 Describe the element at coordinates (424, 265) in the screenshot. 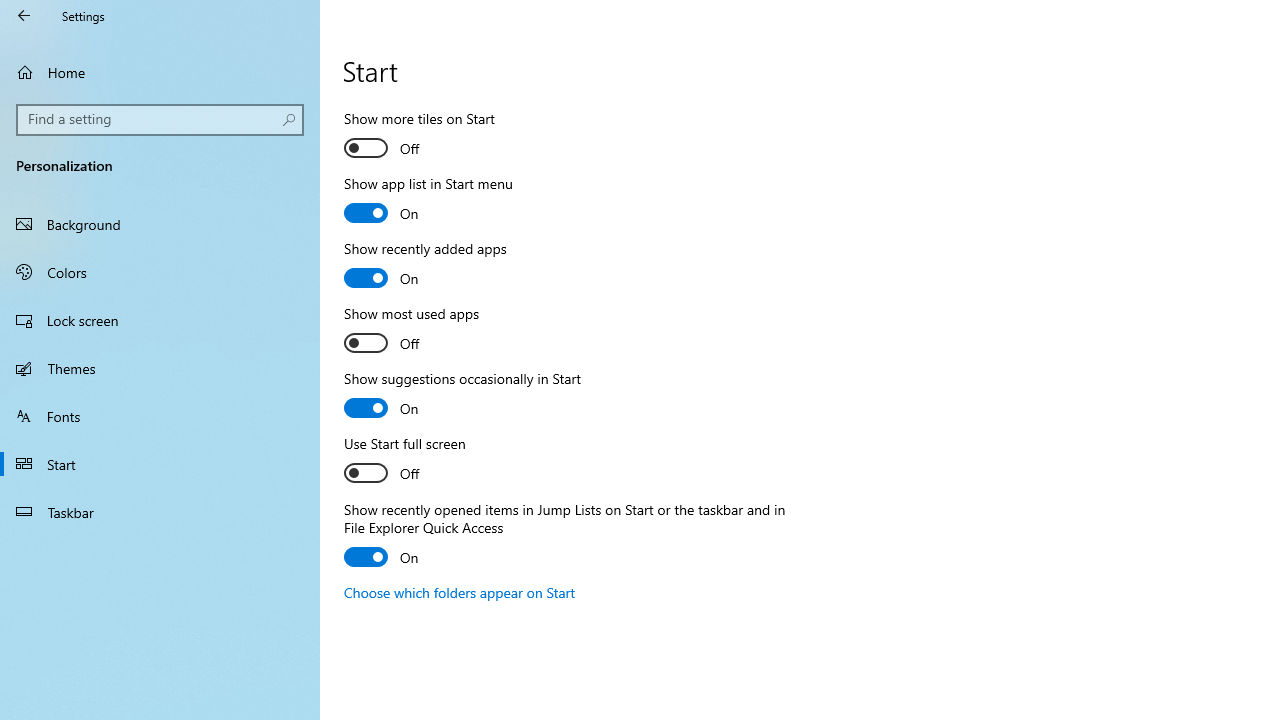

I see `'Show recently added apps'` at that location.